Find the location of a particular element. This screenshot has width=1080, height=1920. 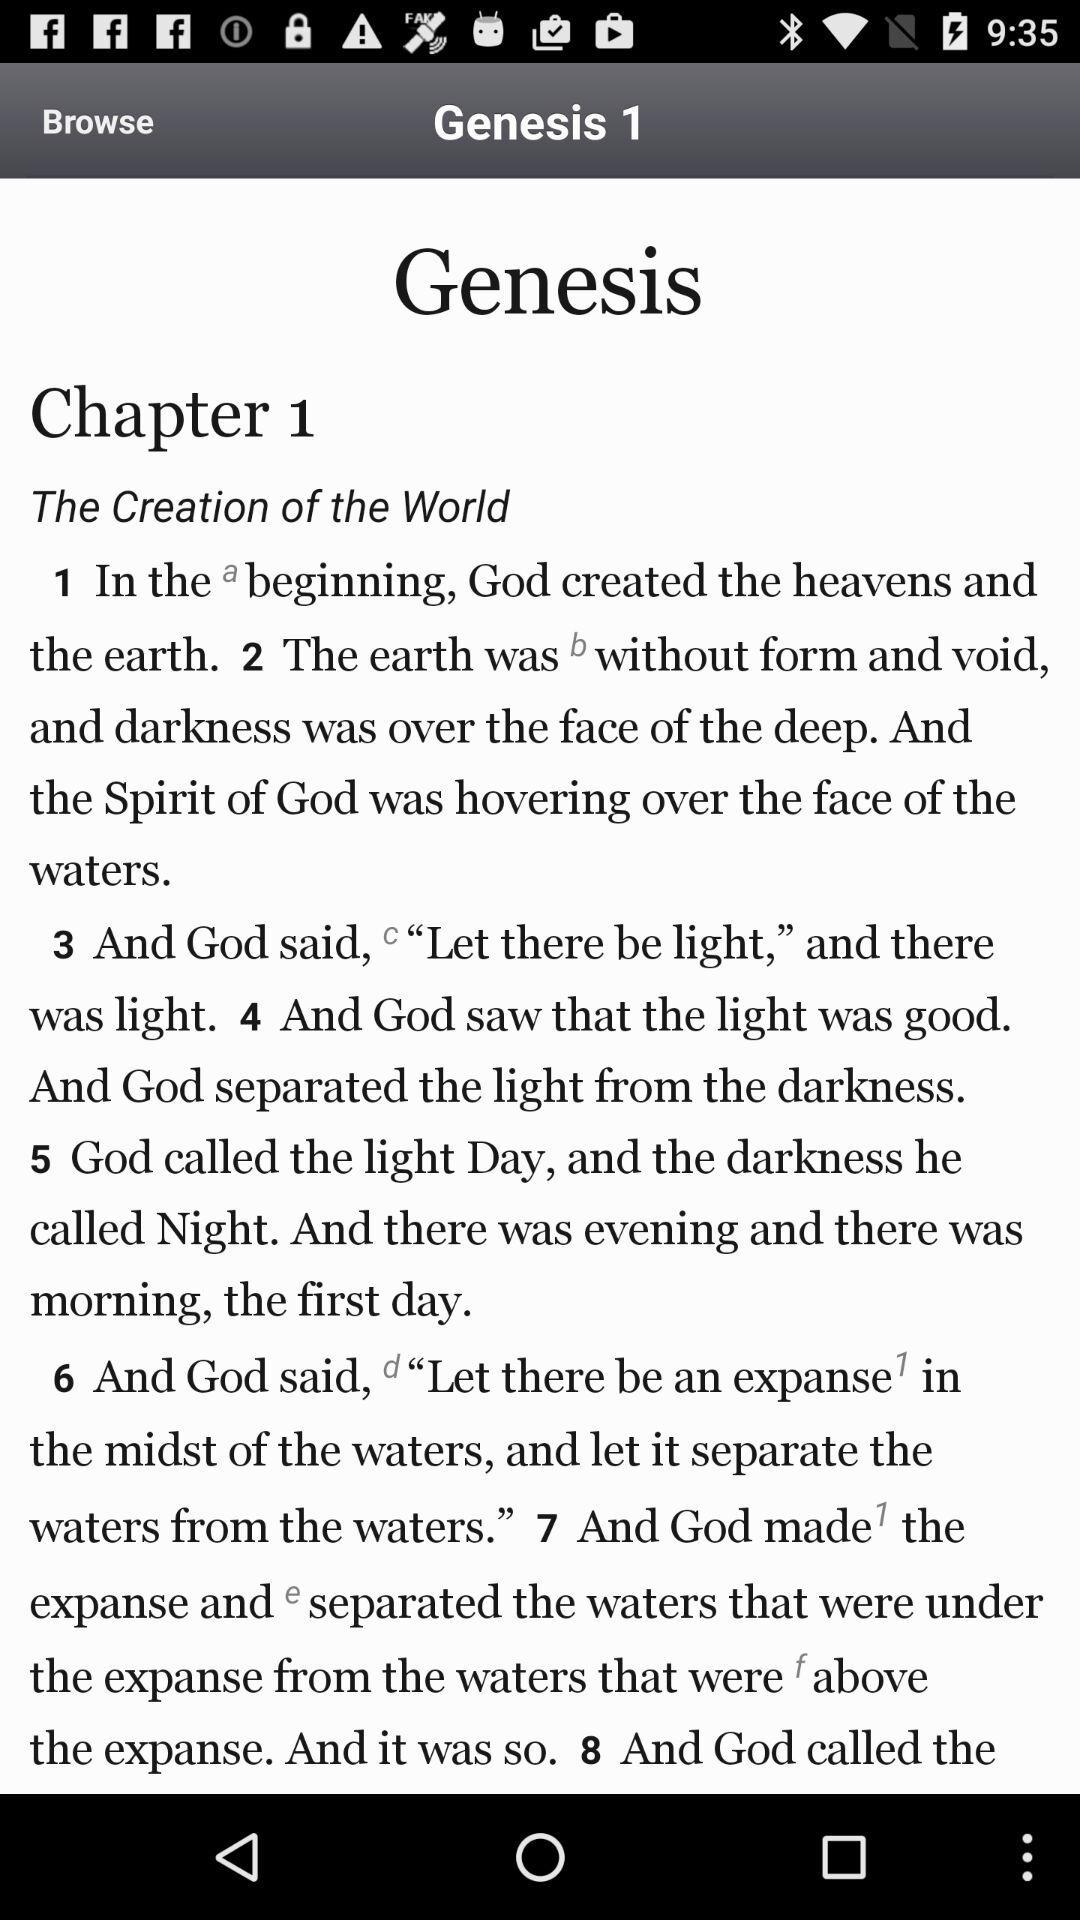

icon above the genesis chapter 1 icon is located at coordinates (97, 119).